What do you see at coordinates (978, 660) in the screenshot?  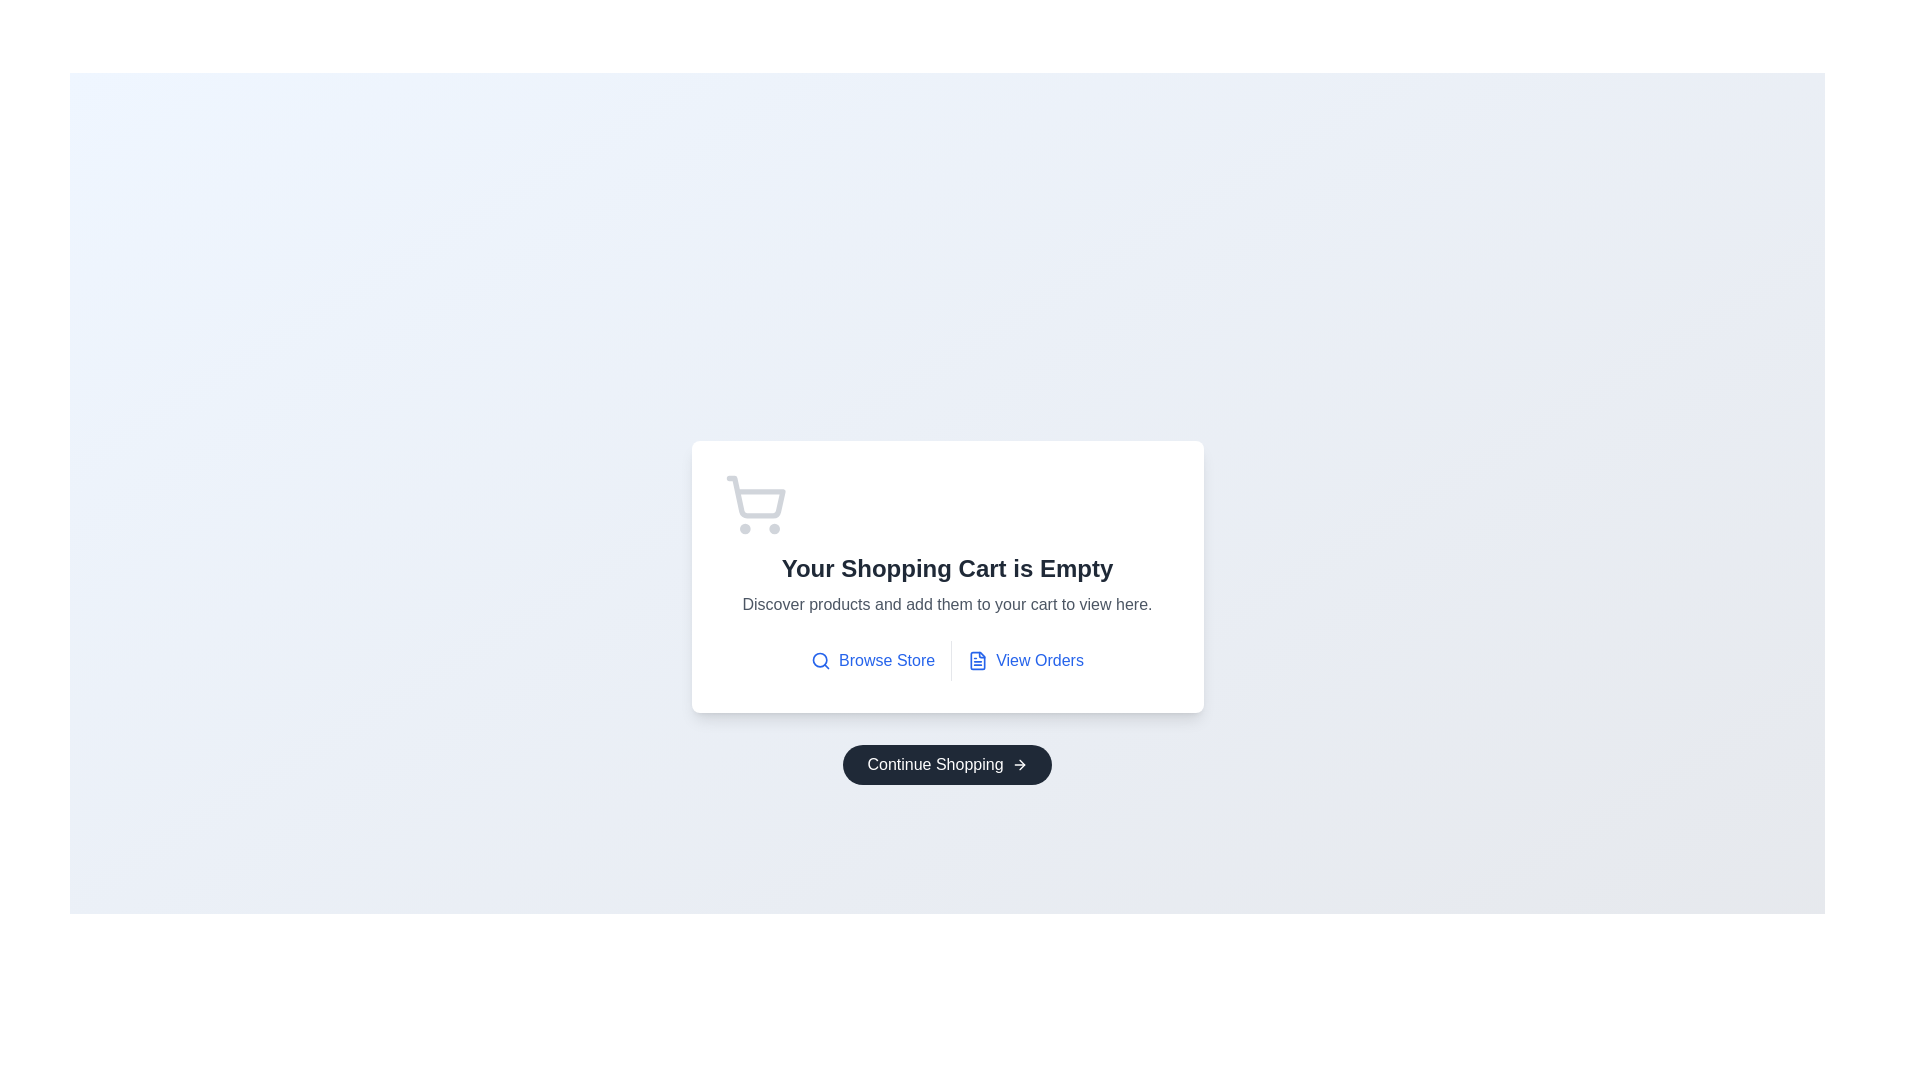 I see `the 'View Orders' button icon, which visually represents the concept of viewing or managing orders, located to the left of the button text` at bounding box center [978, 660].